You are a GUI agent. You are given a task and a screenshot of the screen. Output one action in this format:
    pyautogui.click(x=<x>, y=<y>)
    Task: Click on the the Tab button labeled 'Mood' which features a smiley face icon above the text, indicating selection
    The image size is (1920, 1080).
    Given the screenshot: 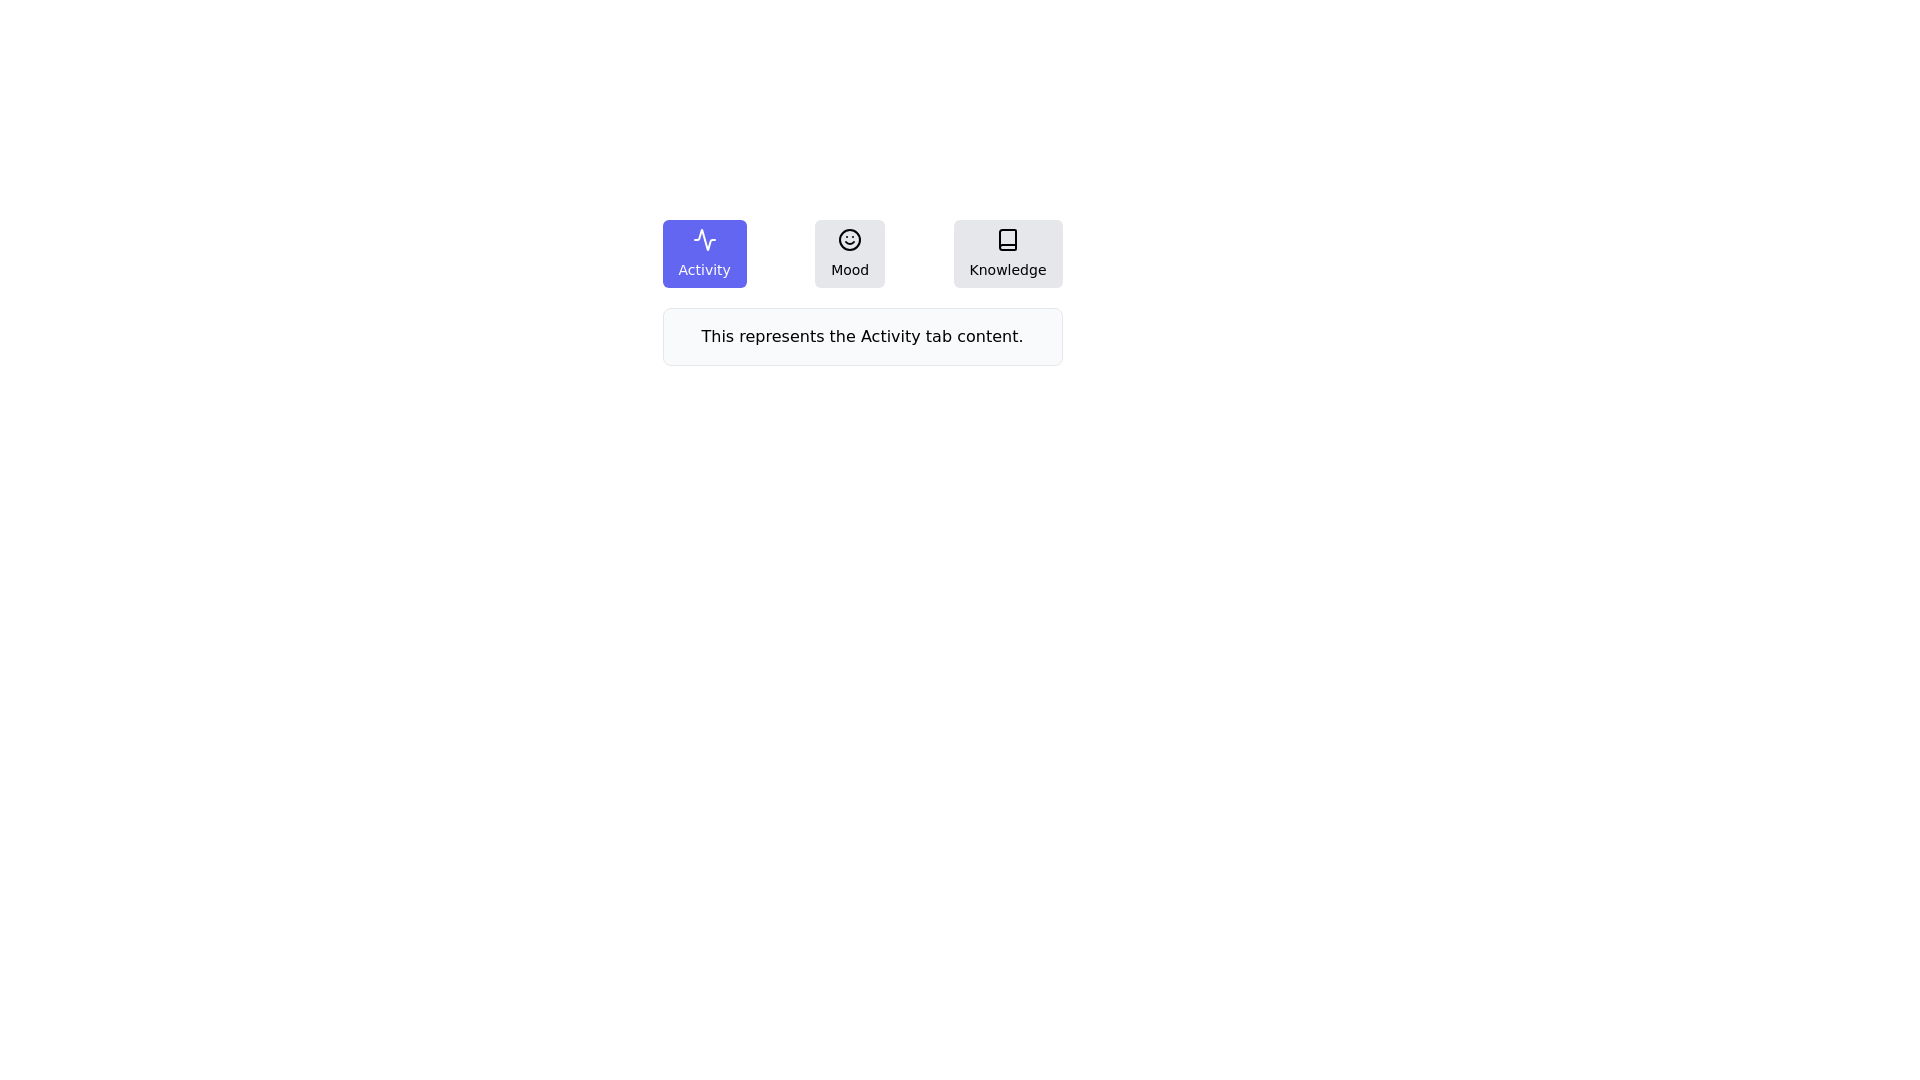 What is the action you would take?
    pyautogui.click(x=850, y=253)
    